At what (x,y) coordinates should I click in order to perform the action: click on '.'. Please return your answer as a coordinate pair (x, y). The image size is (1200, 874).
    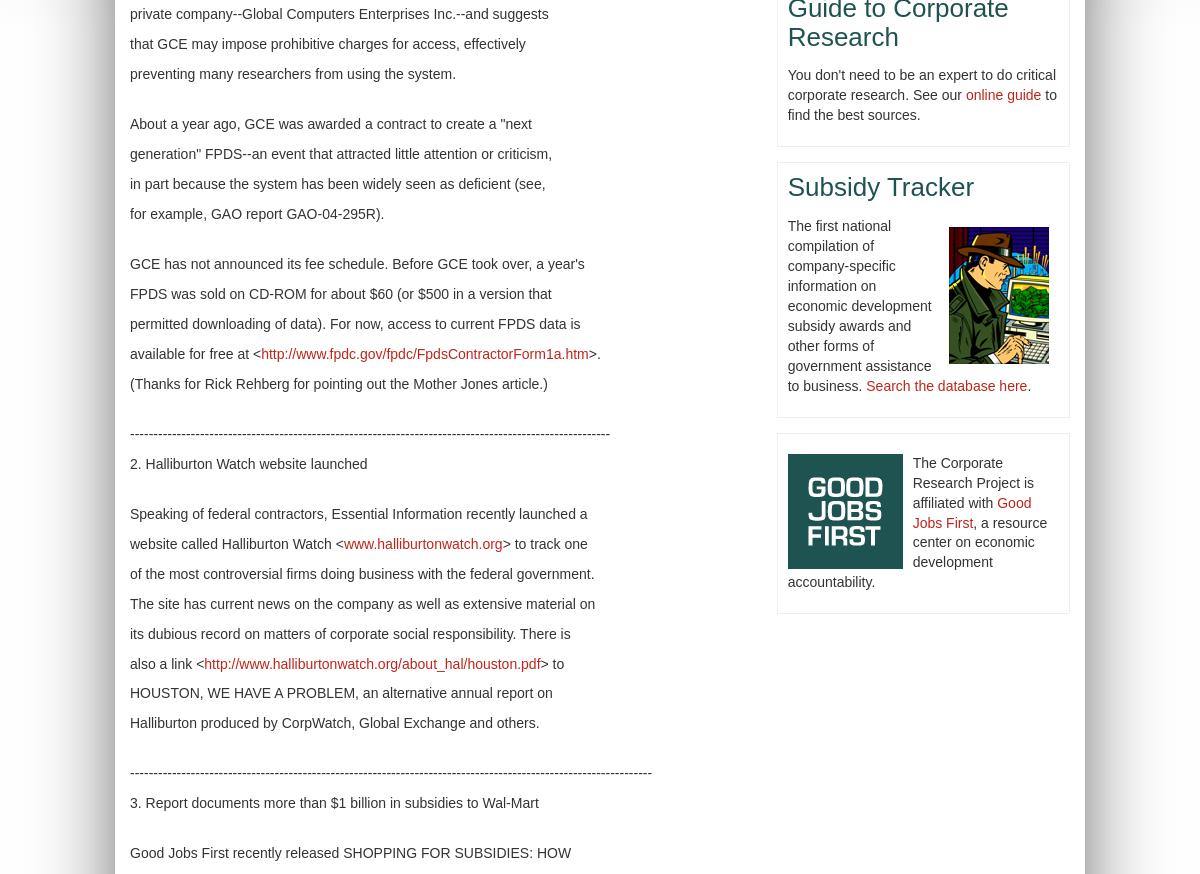
    Looking at the image, I should click on (1026, 384).